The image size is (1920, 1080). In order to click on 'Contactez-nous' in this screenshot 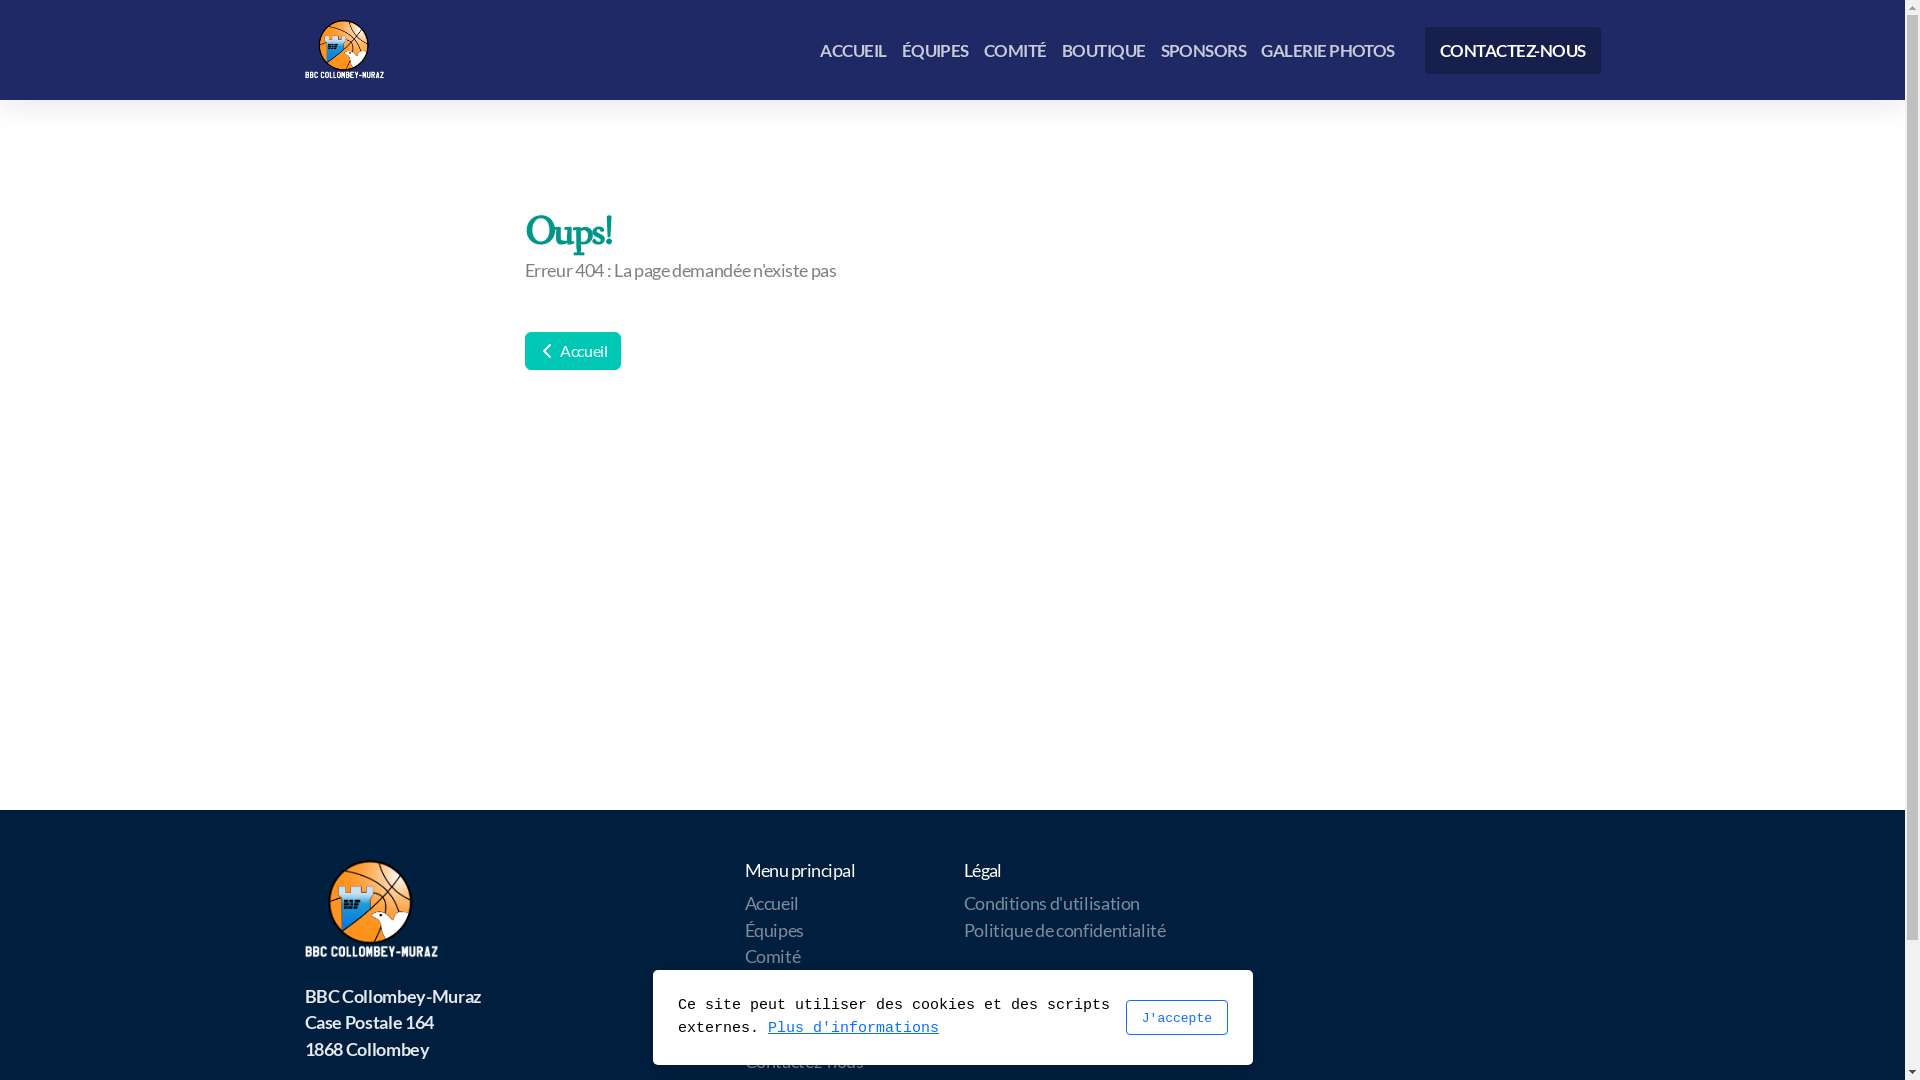, I will do `click(743, 1060)`.